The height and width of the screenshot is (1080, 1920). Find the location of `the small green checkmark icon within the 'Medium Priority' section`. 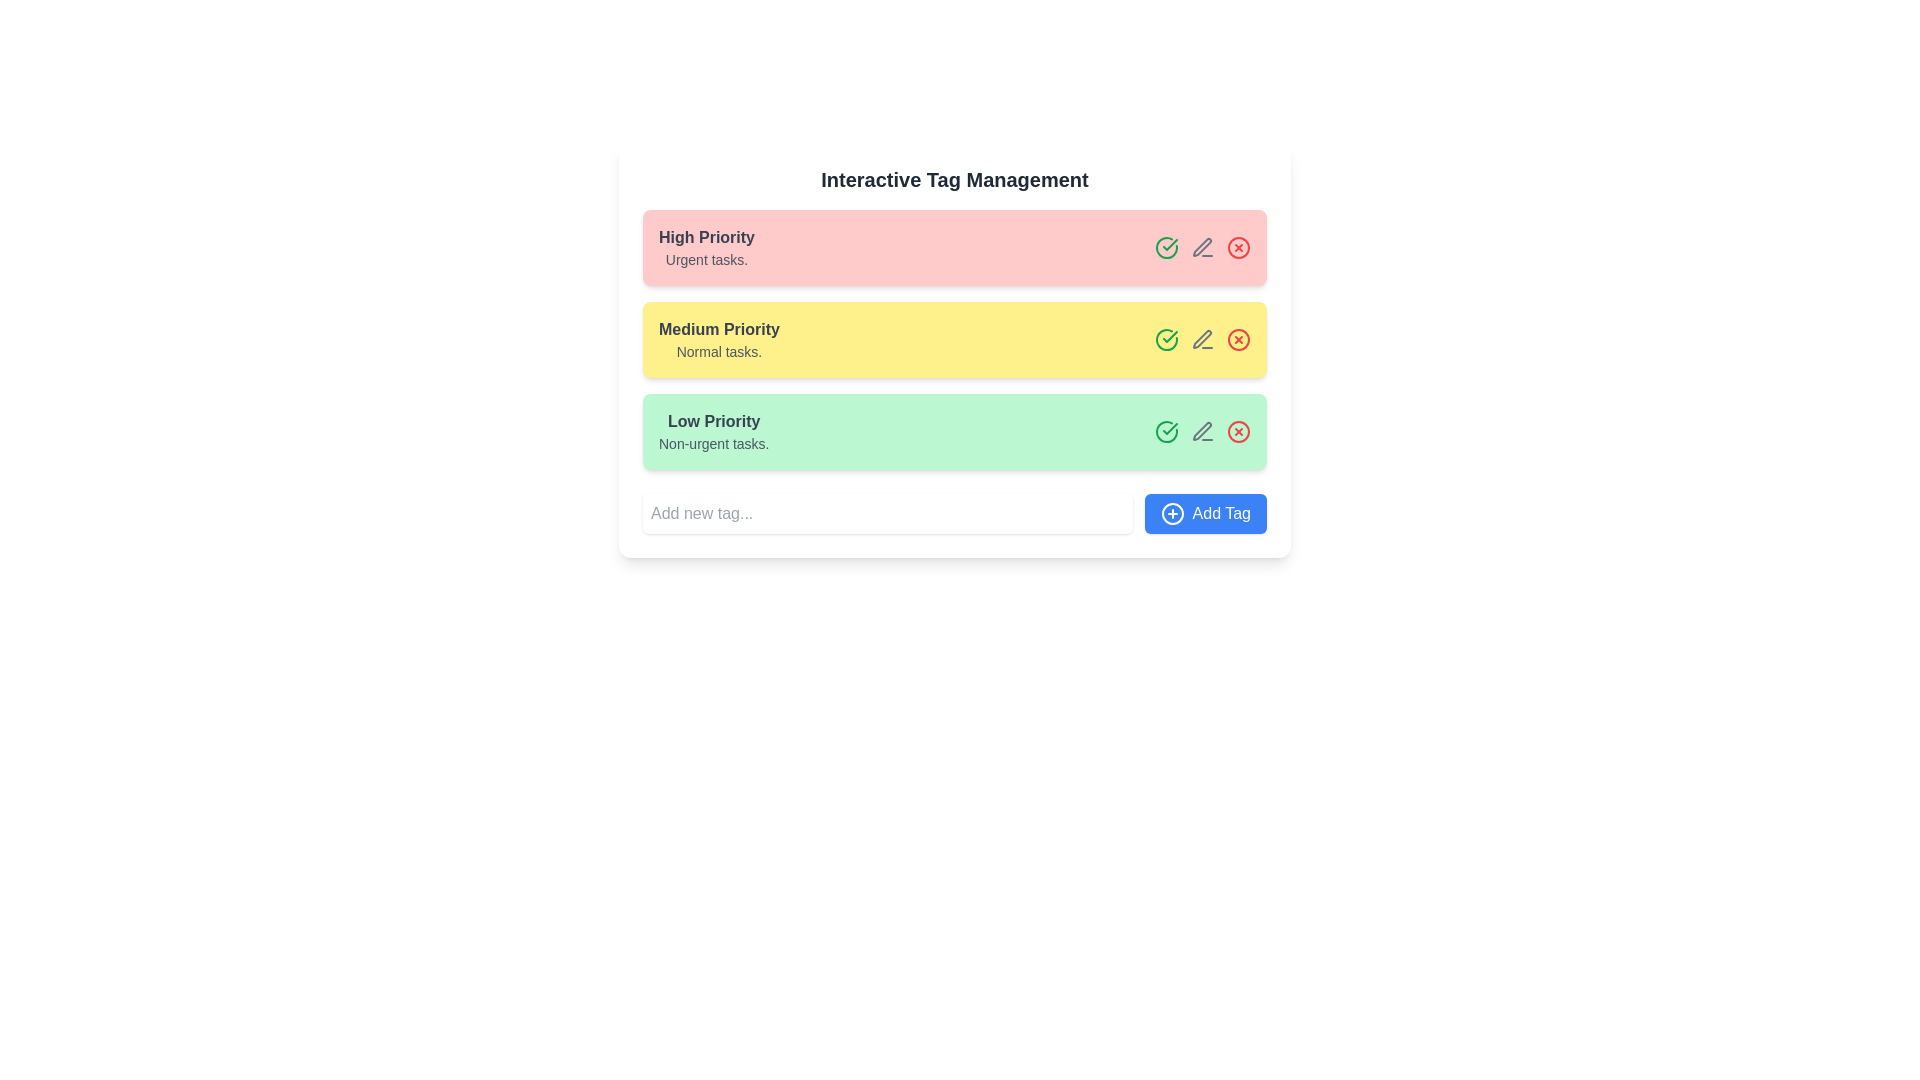

the small green checkmark icon within the 'Medium Priority' section is located at coordinates (1170, 335).